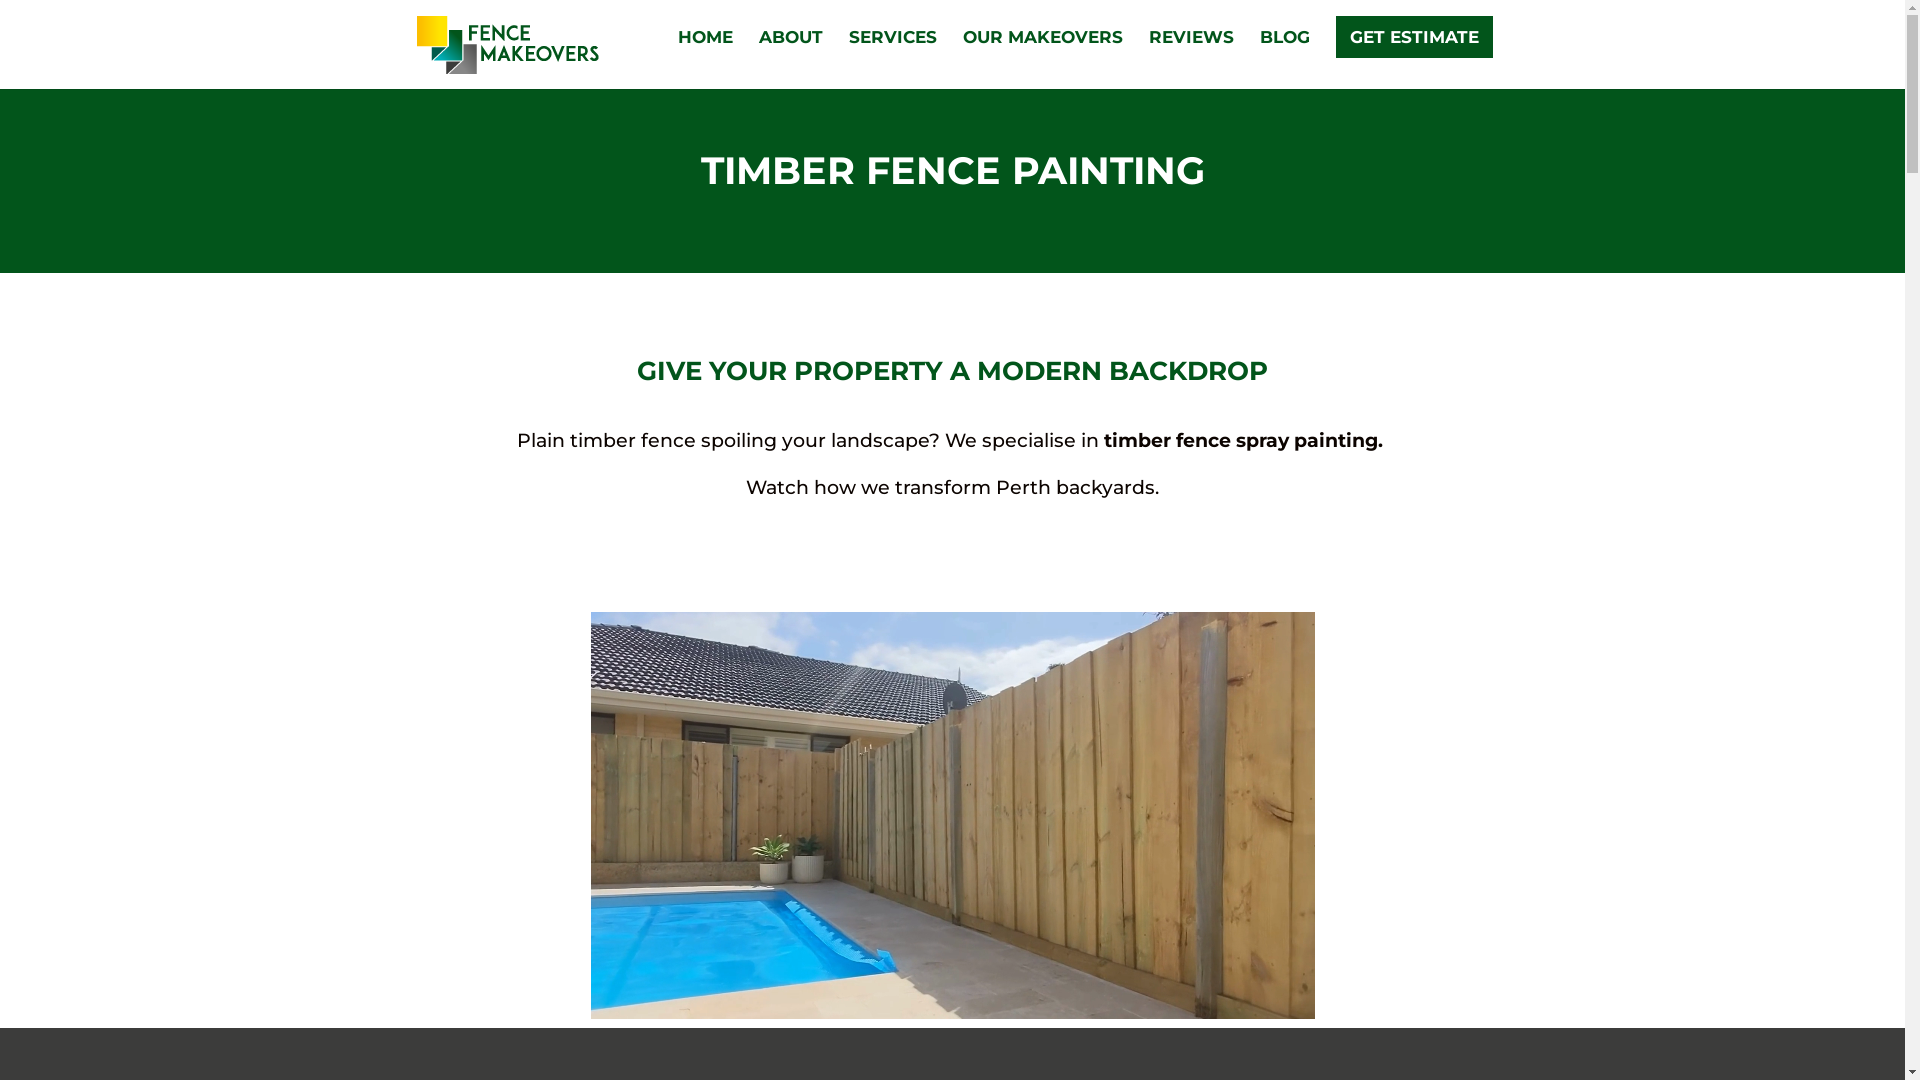 The image size is (1920, 1080). I want to click on 'HOME', so click(705, 58).